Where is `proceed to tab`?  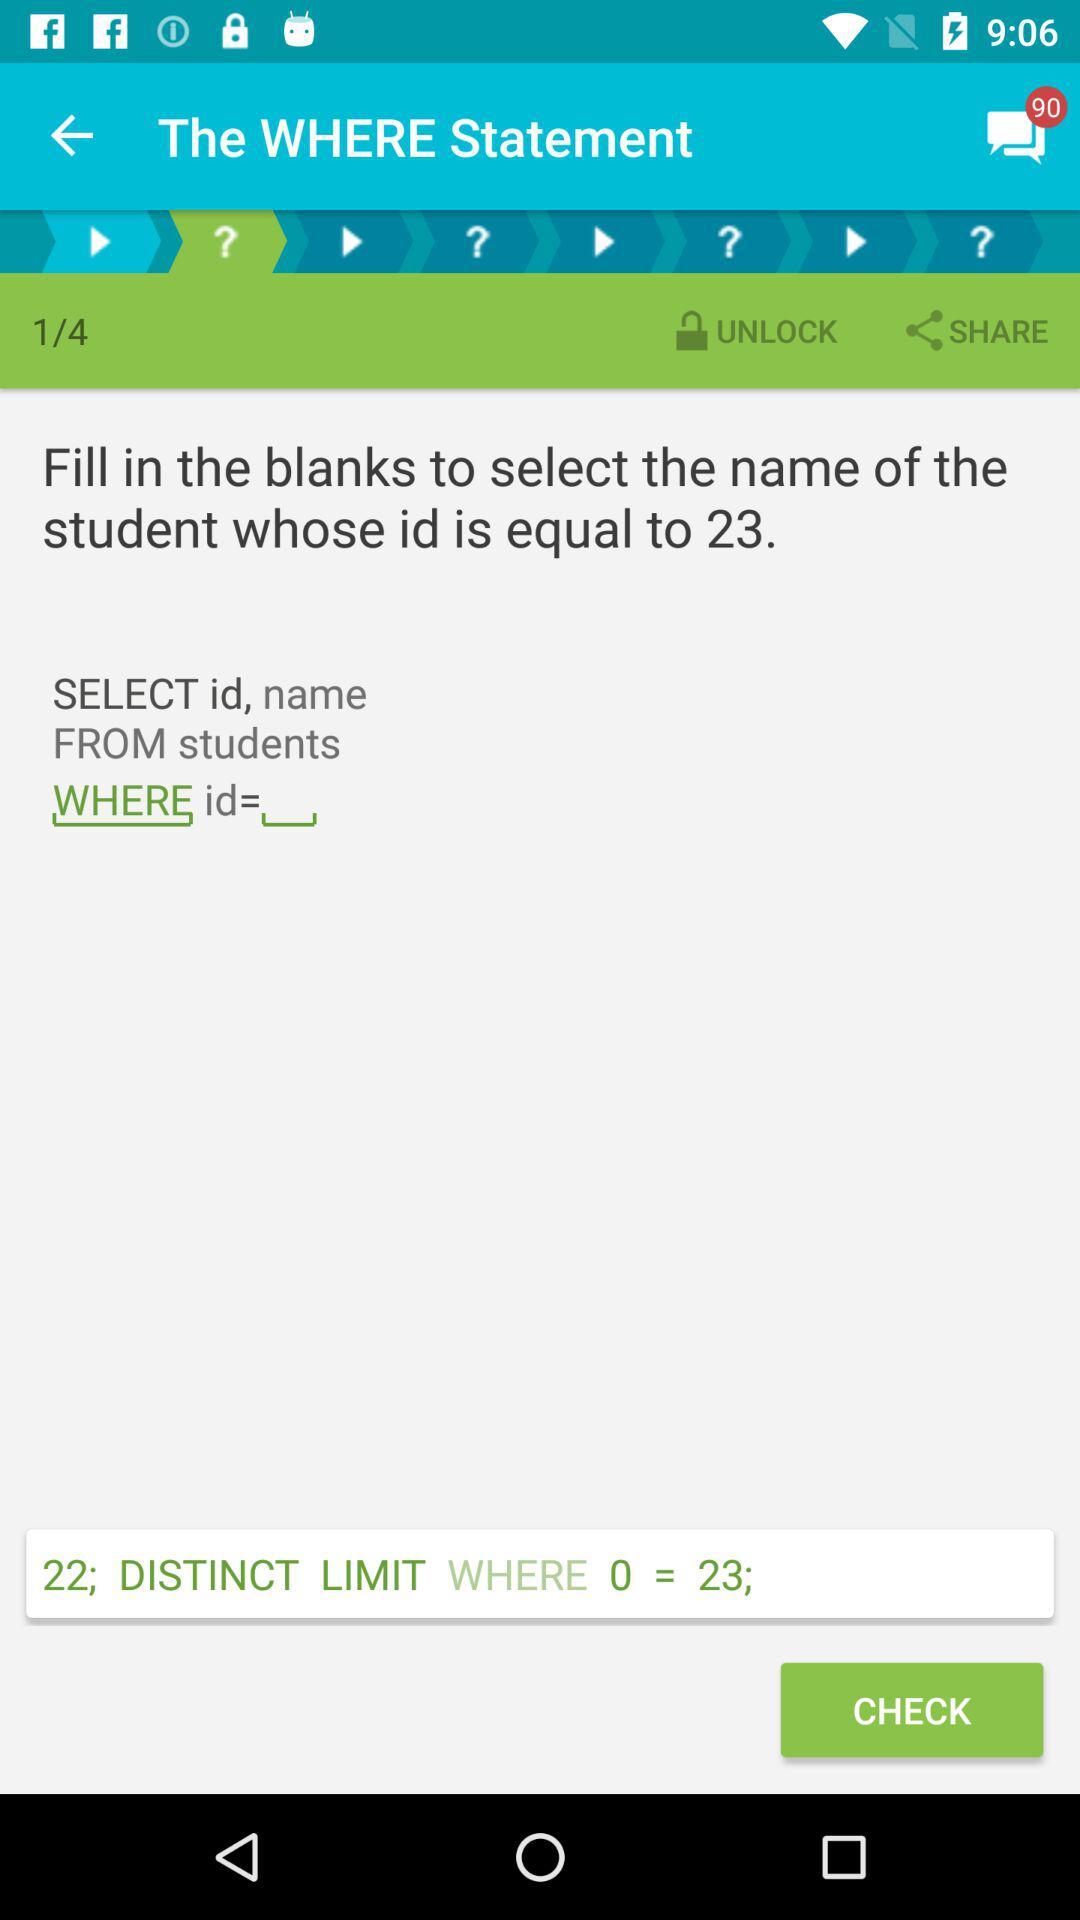
proceed to tab is located at coordinates (477, 240).